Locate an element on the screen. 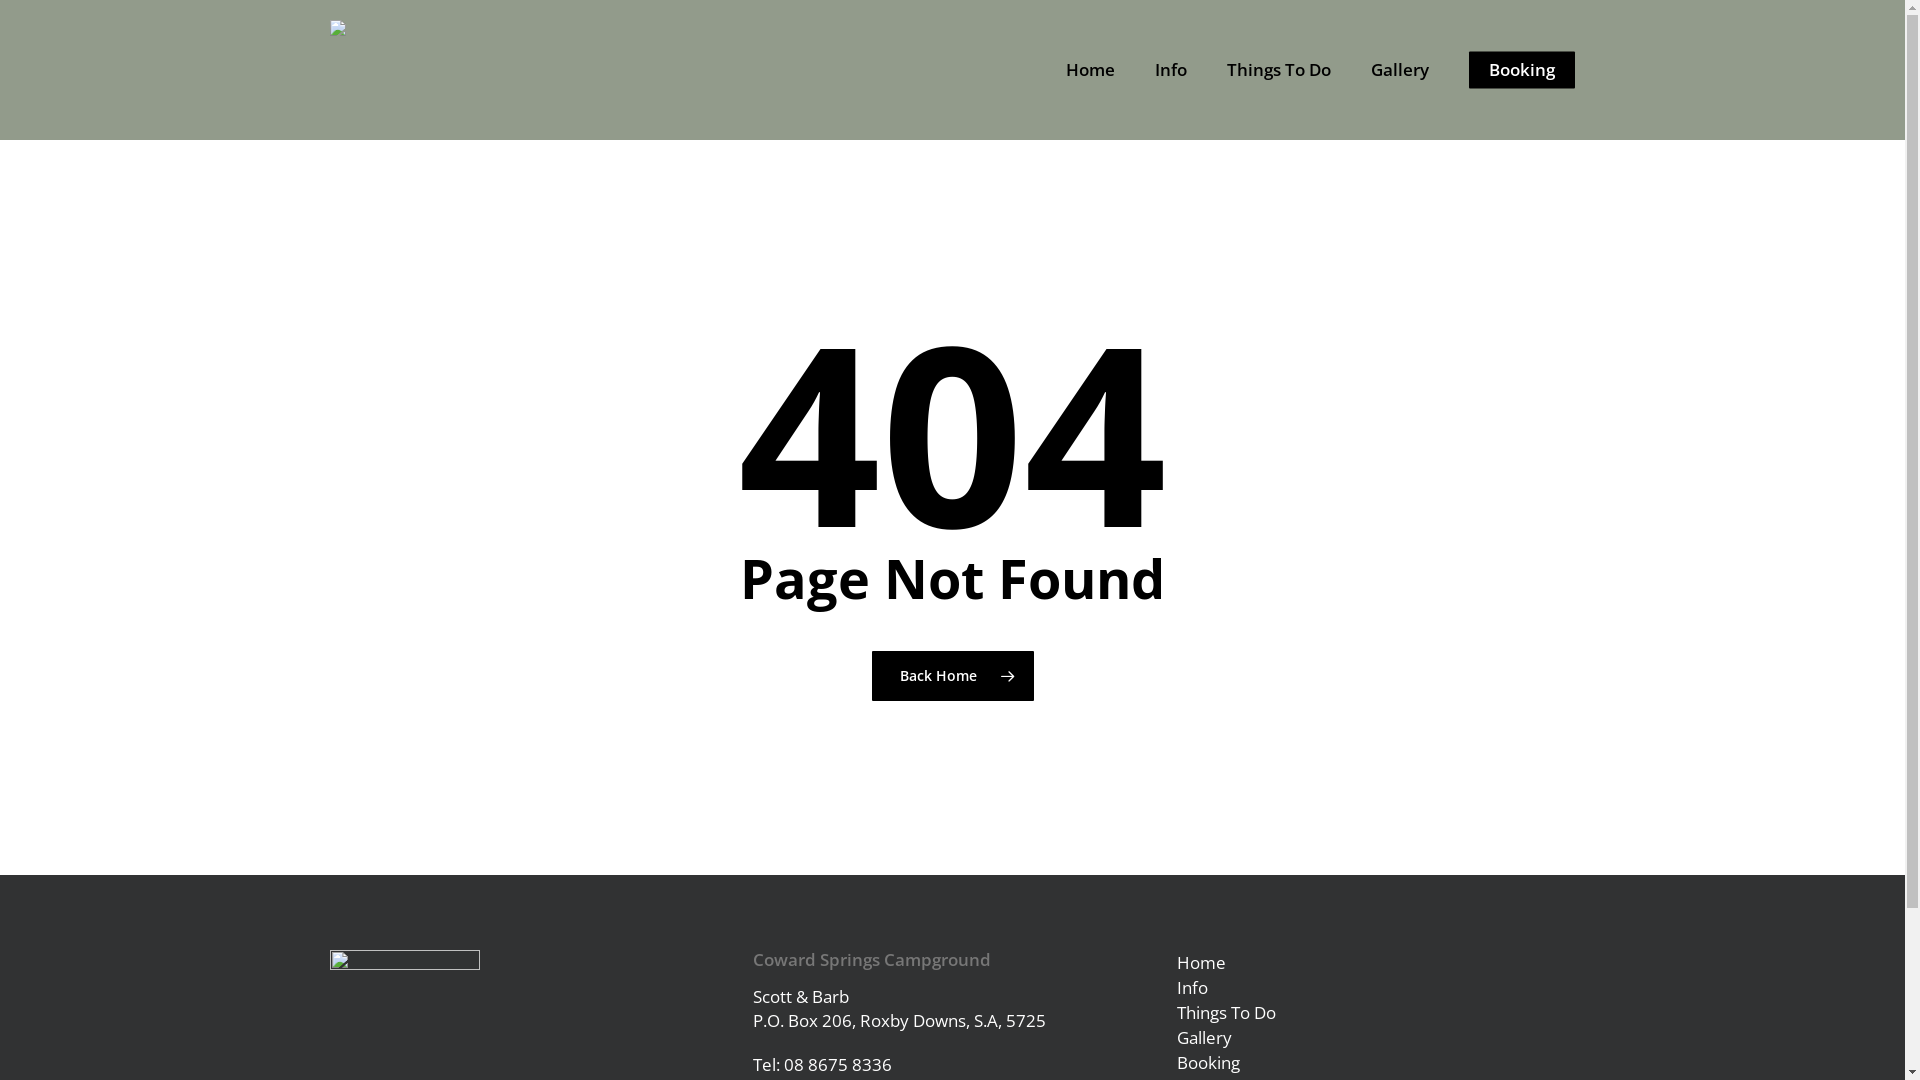 The height and width of the screenshot is (1080, 1920). 'Info' is located at coordinates (1155, 68).